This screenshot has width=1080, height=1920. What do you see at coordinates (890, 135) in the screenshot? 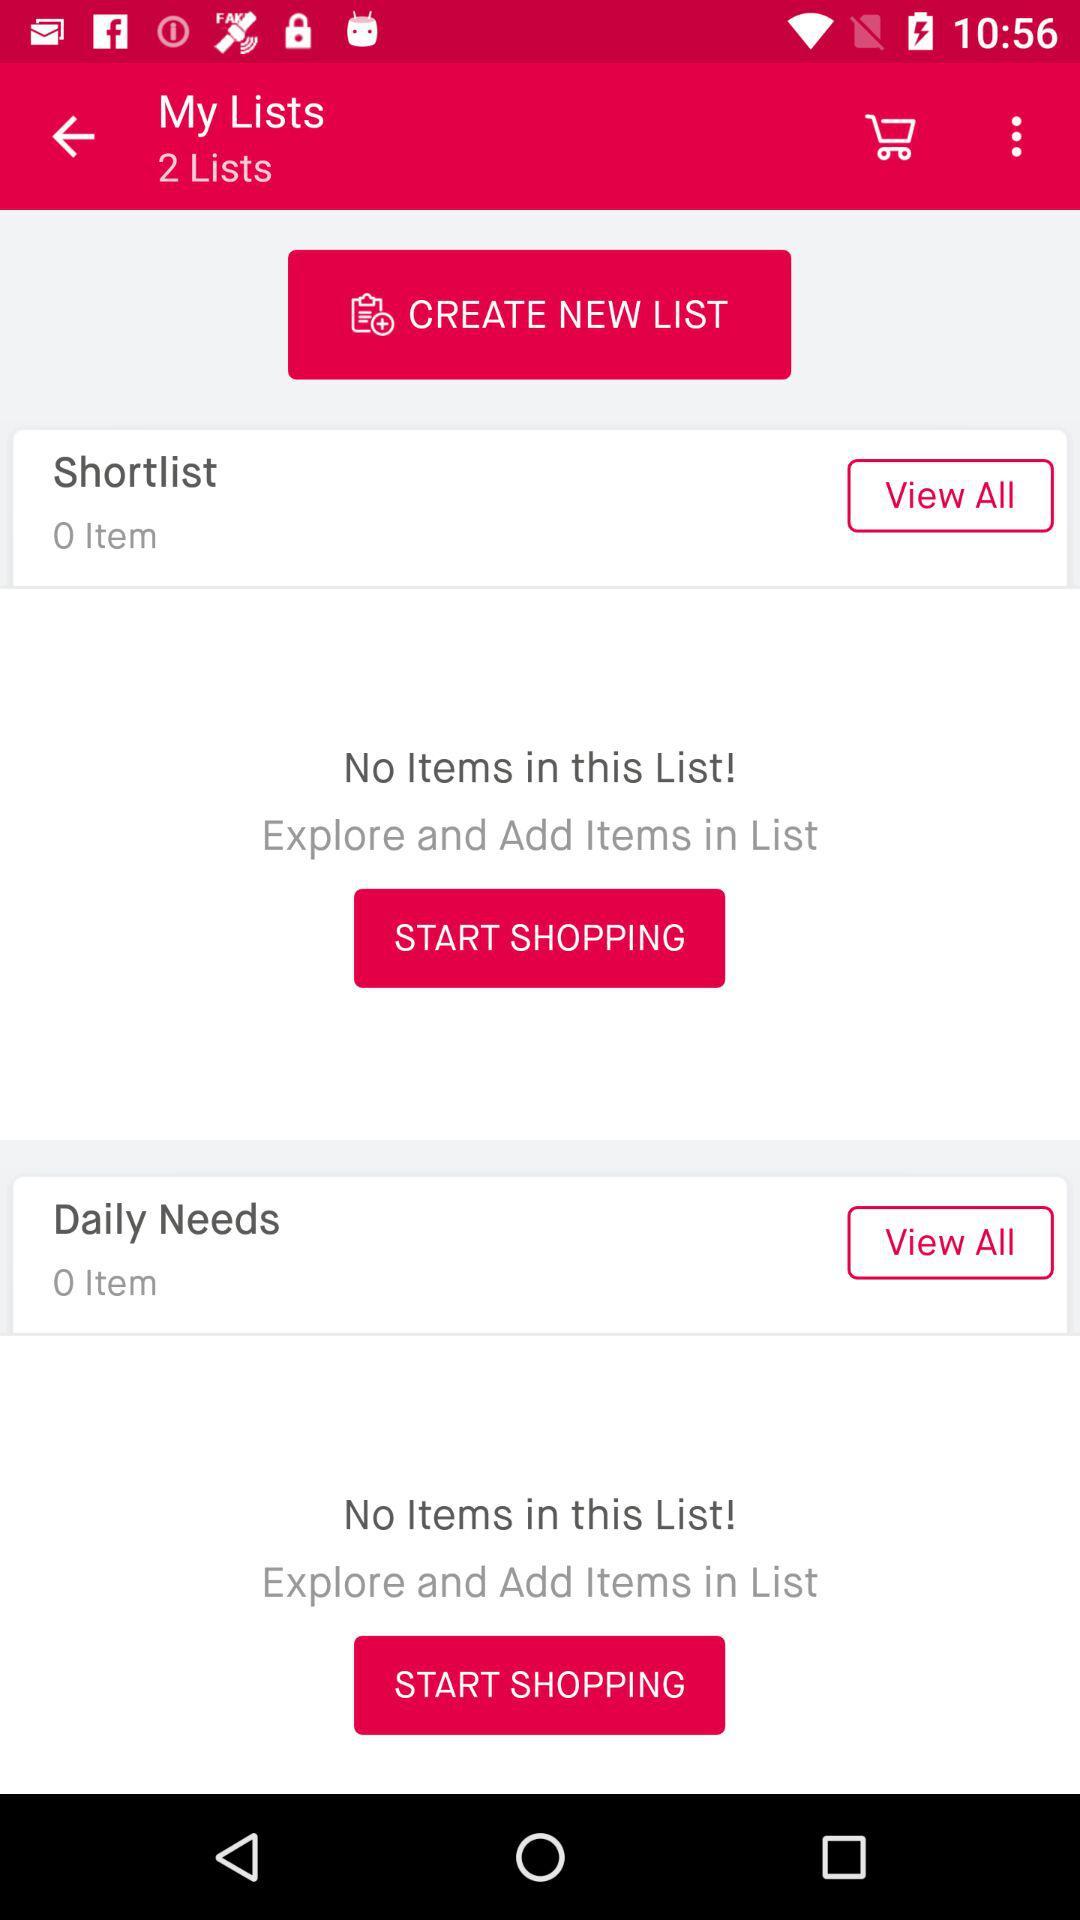
I see `item next to the my lists app` at bounding box center [890, 135].